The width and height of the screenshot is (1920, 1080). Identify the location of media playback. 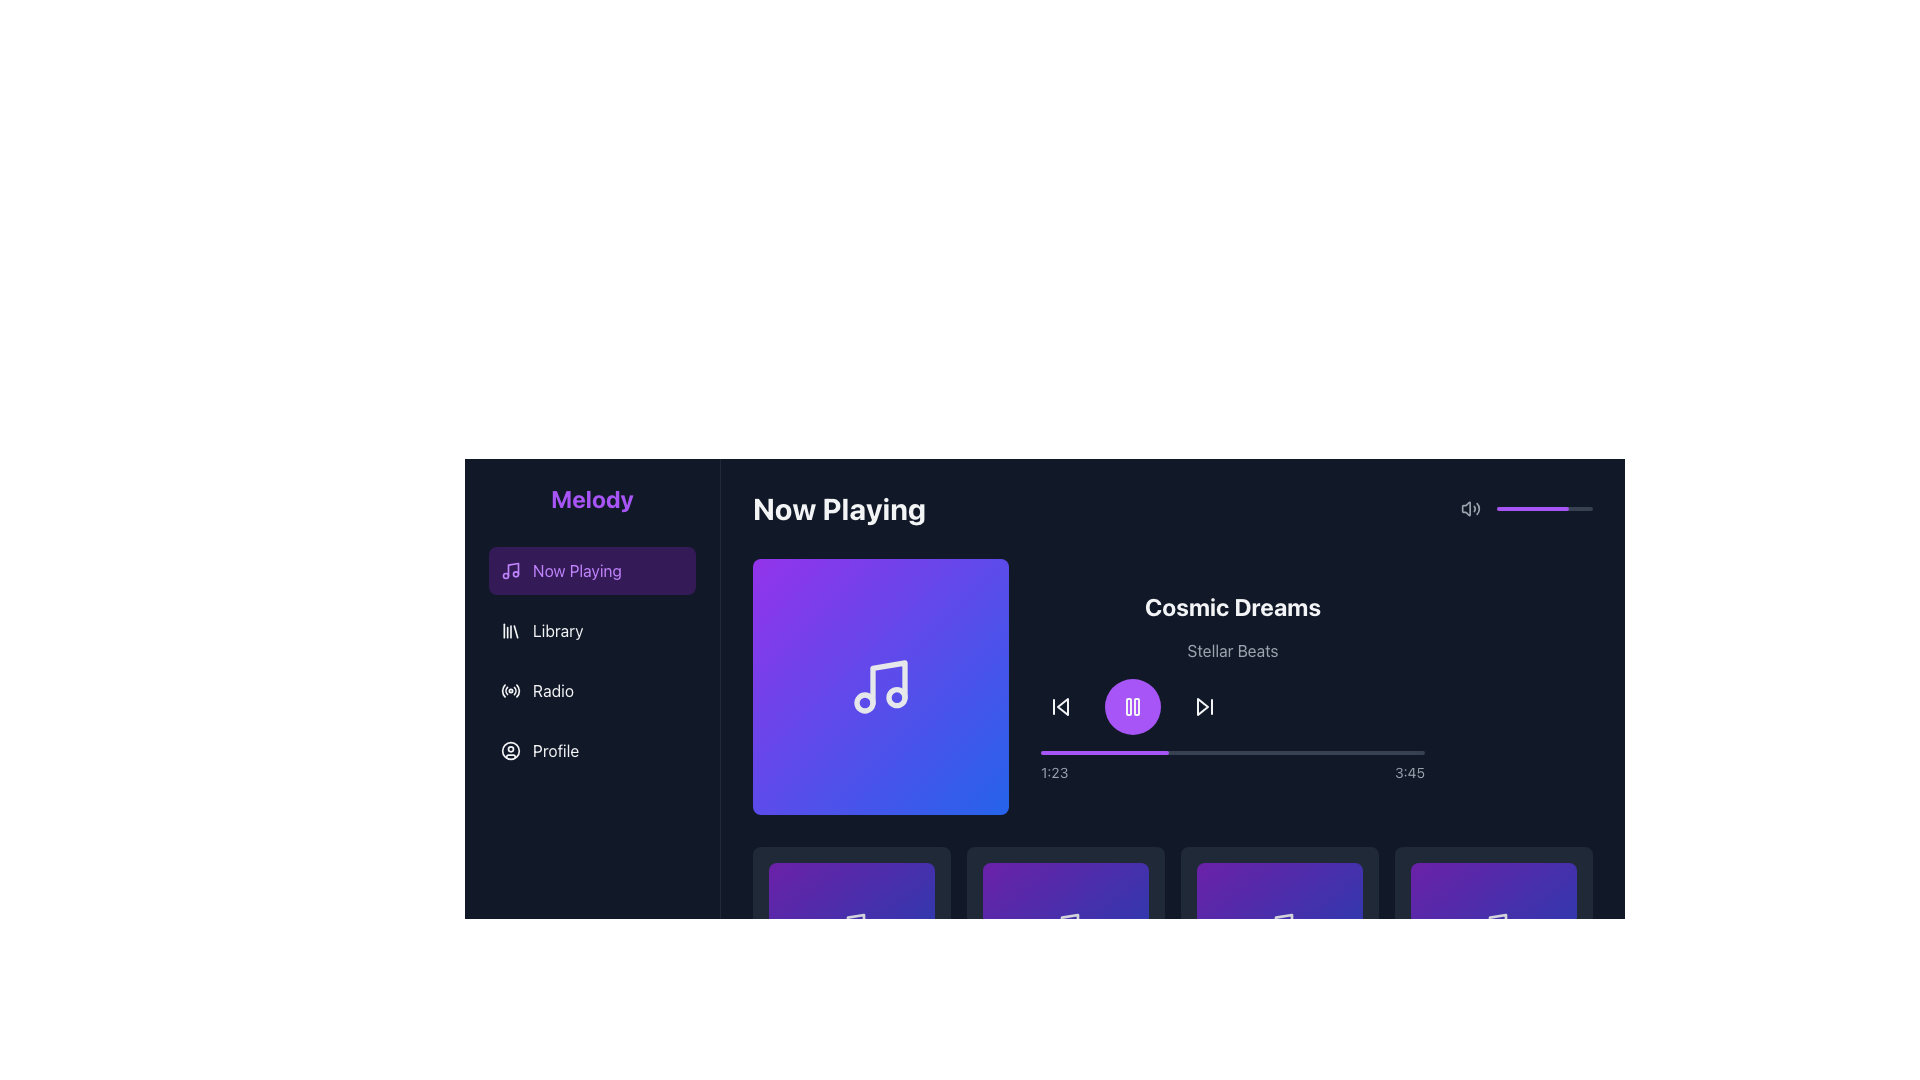
(1403, 752).